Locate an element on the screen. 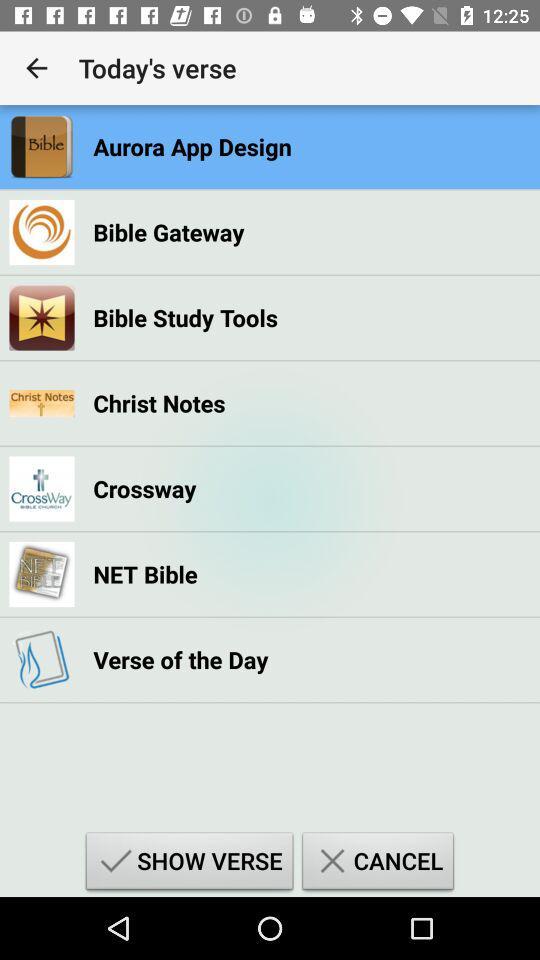 The image size is (540, 960). icon above the show verse item is located at coordinates (180, 658).